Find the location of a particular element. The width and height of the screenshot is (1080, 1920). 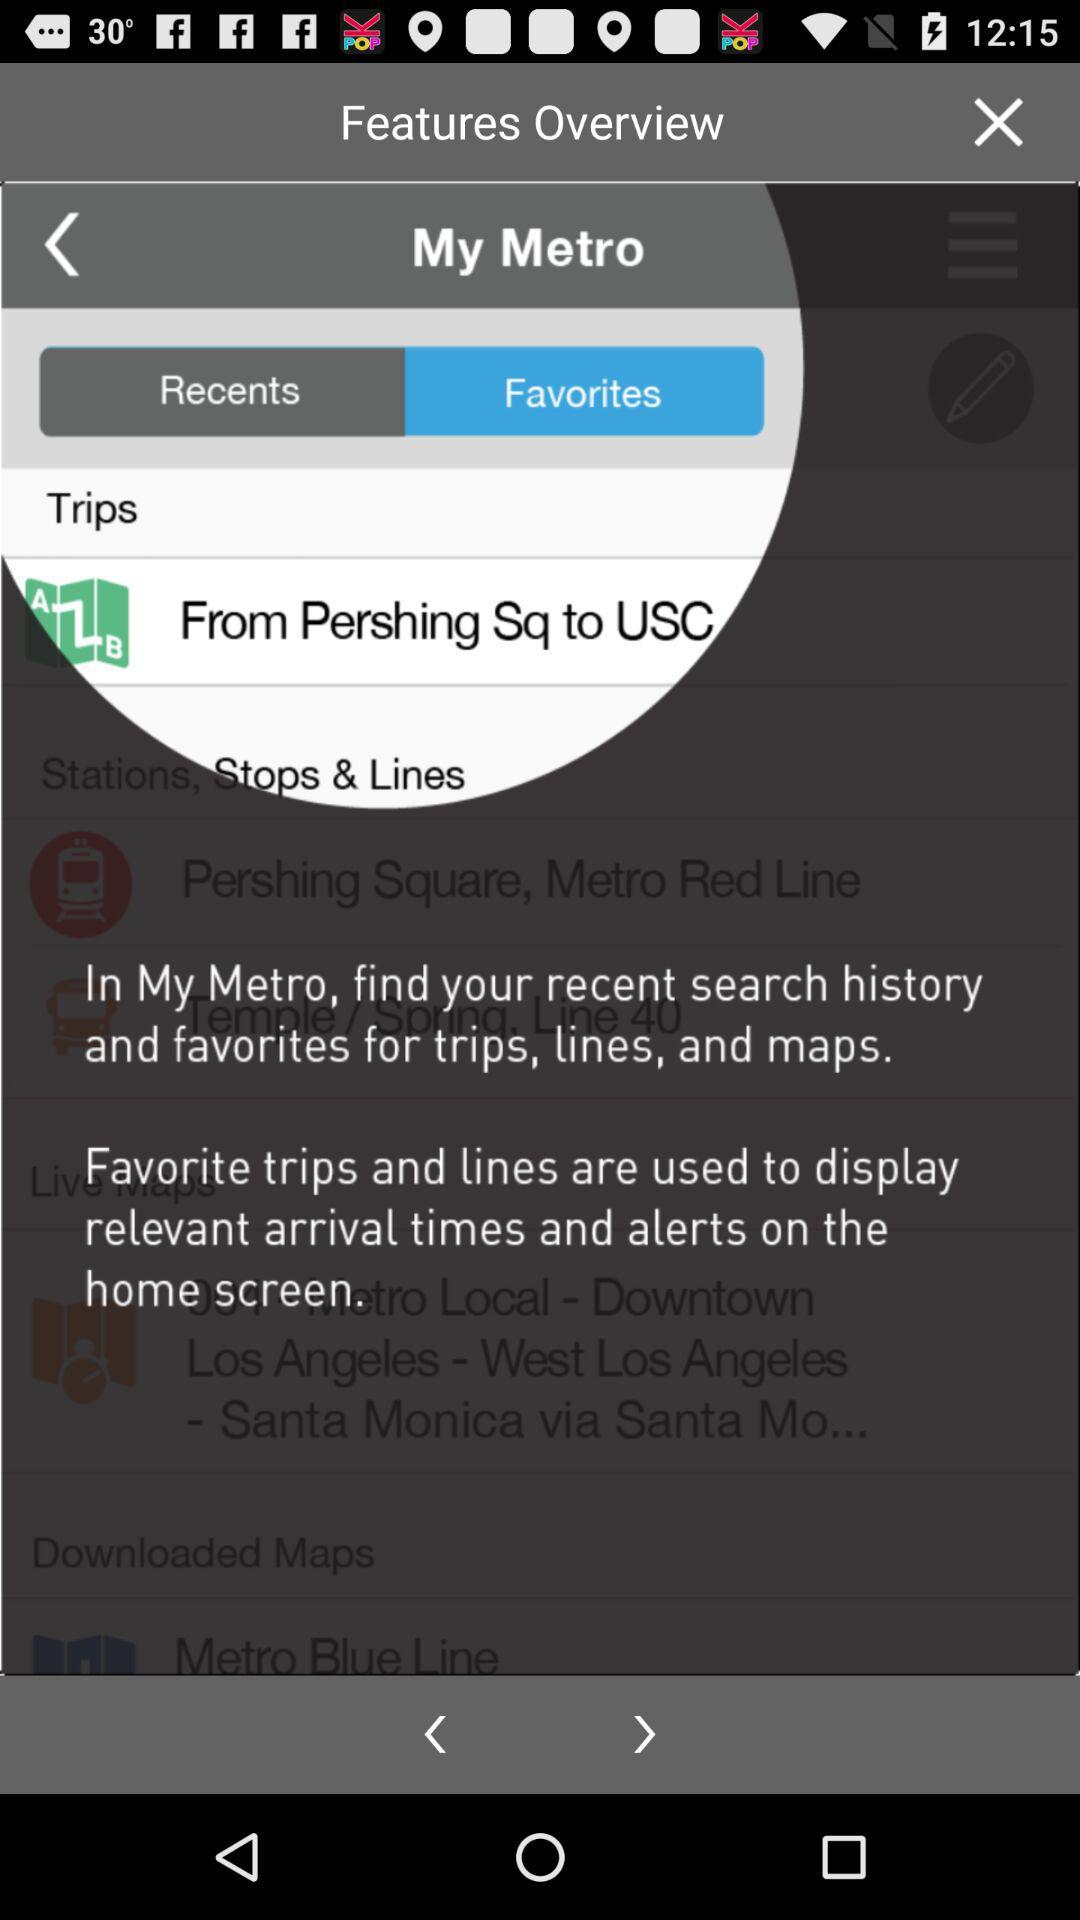

the close icon is located at coordinates (998, 129).